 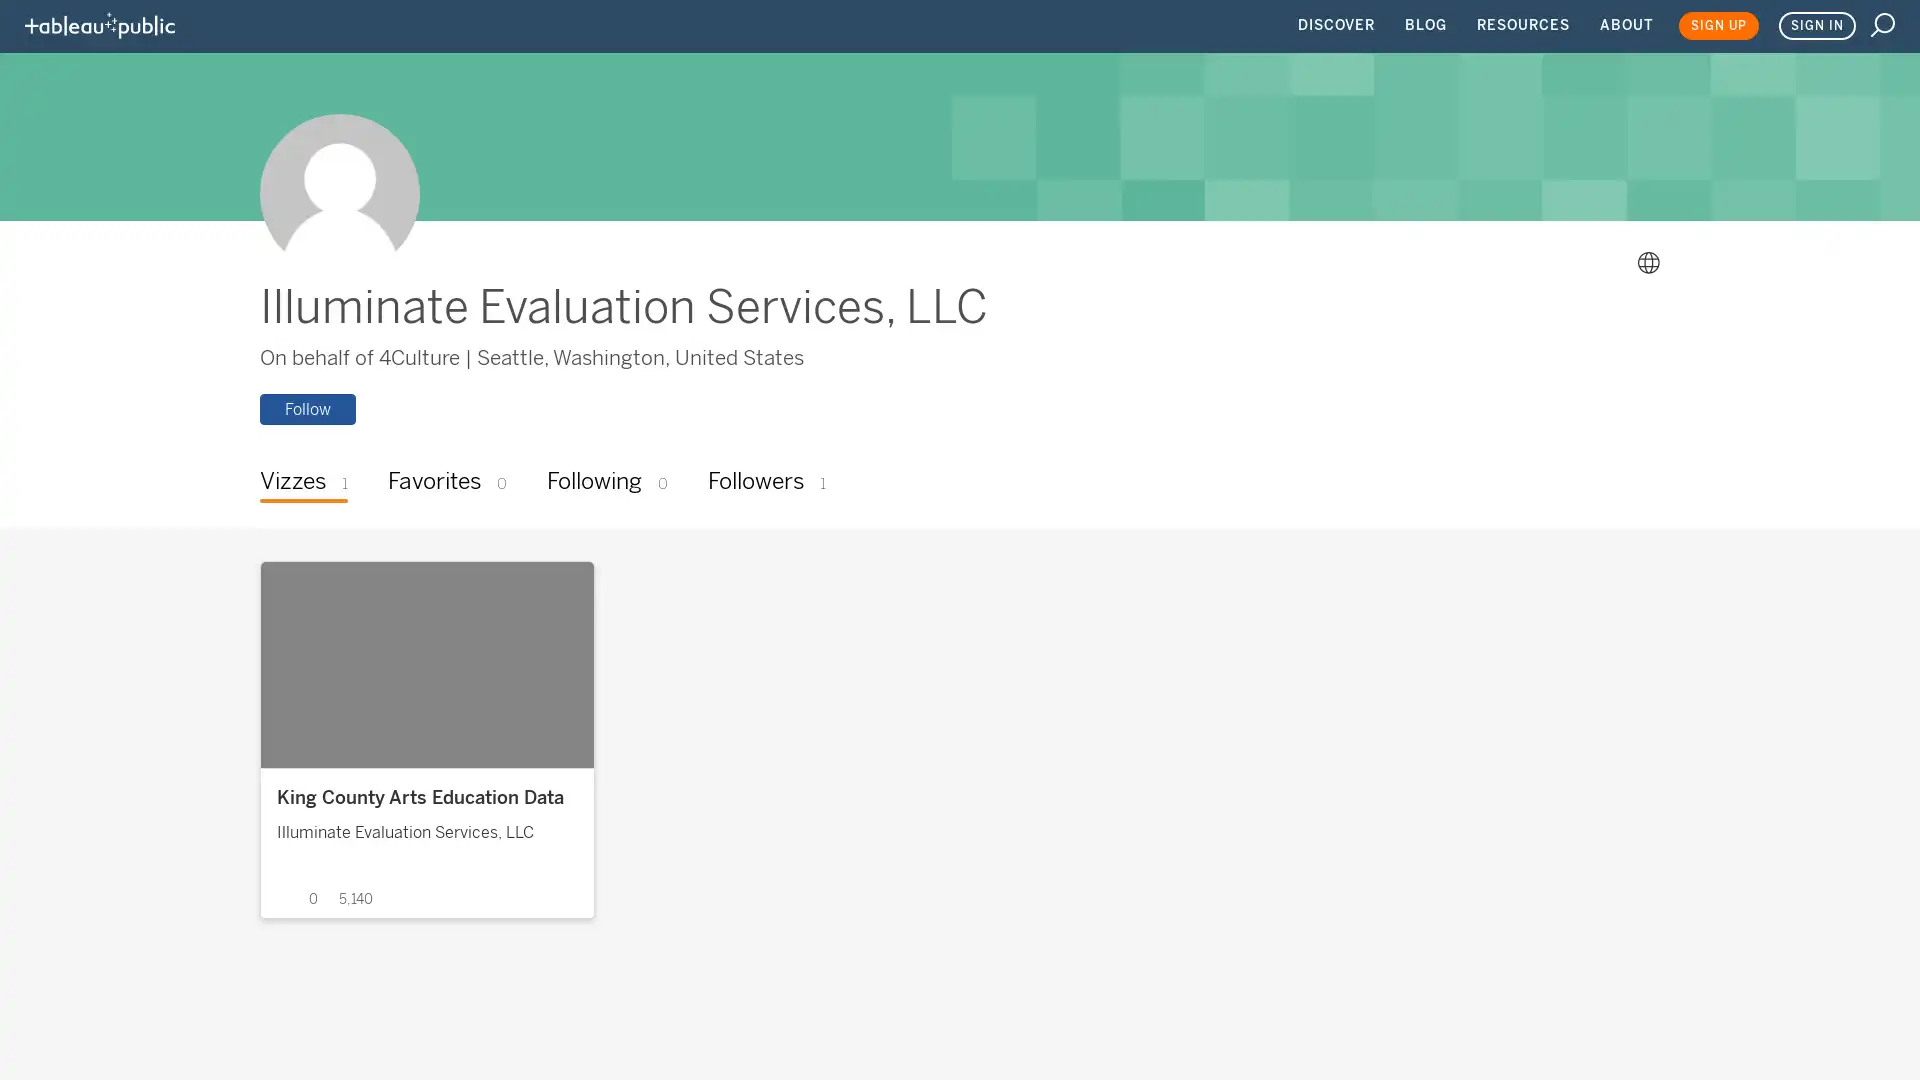 What do you see at coordinates (605, 483) in the screenshot?
I see `Following 0` at bounding box center [605, 483].